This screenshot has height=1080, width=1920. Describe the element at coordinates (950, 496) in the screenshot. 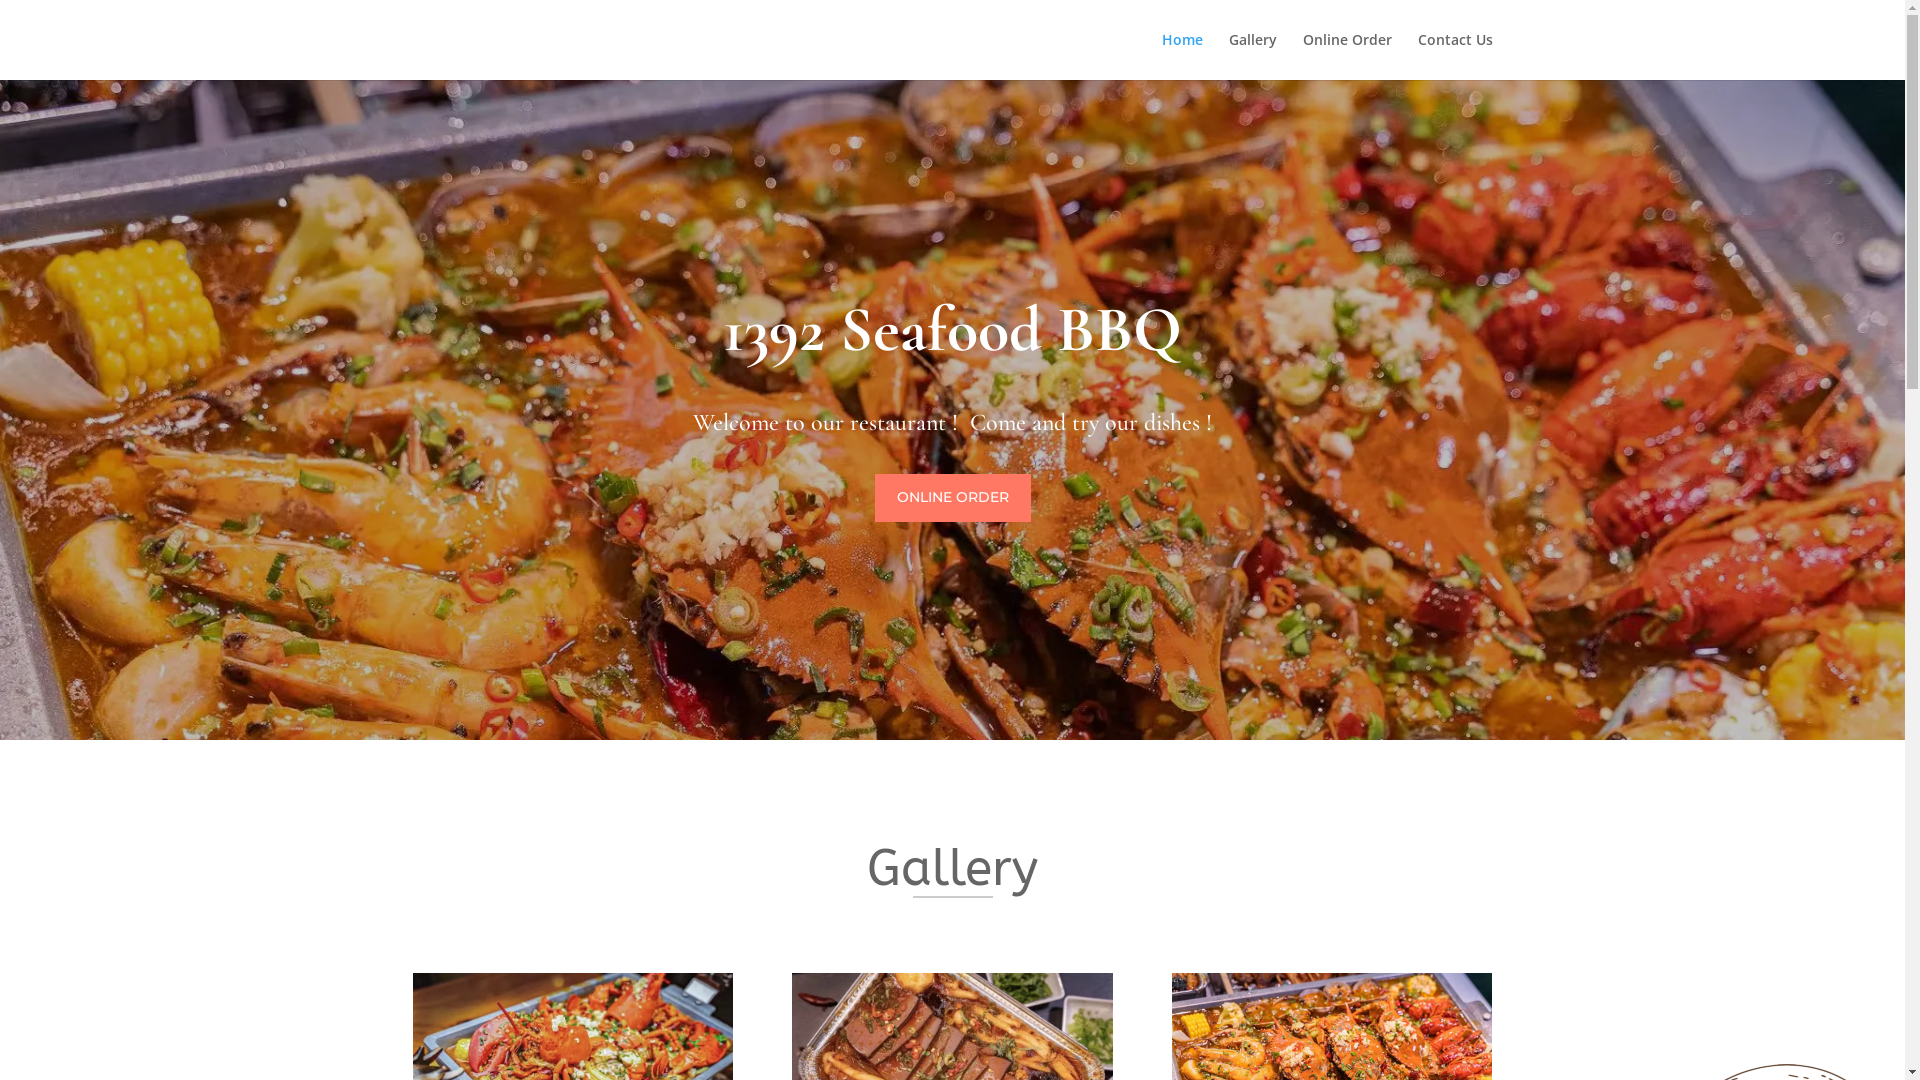

I see `'ONLINE ORDER'` at that location.